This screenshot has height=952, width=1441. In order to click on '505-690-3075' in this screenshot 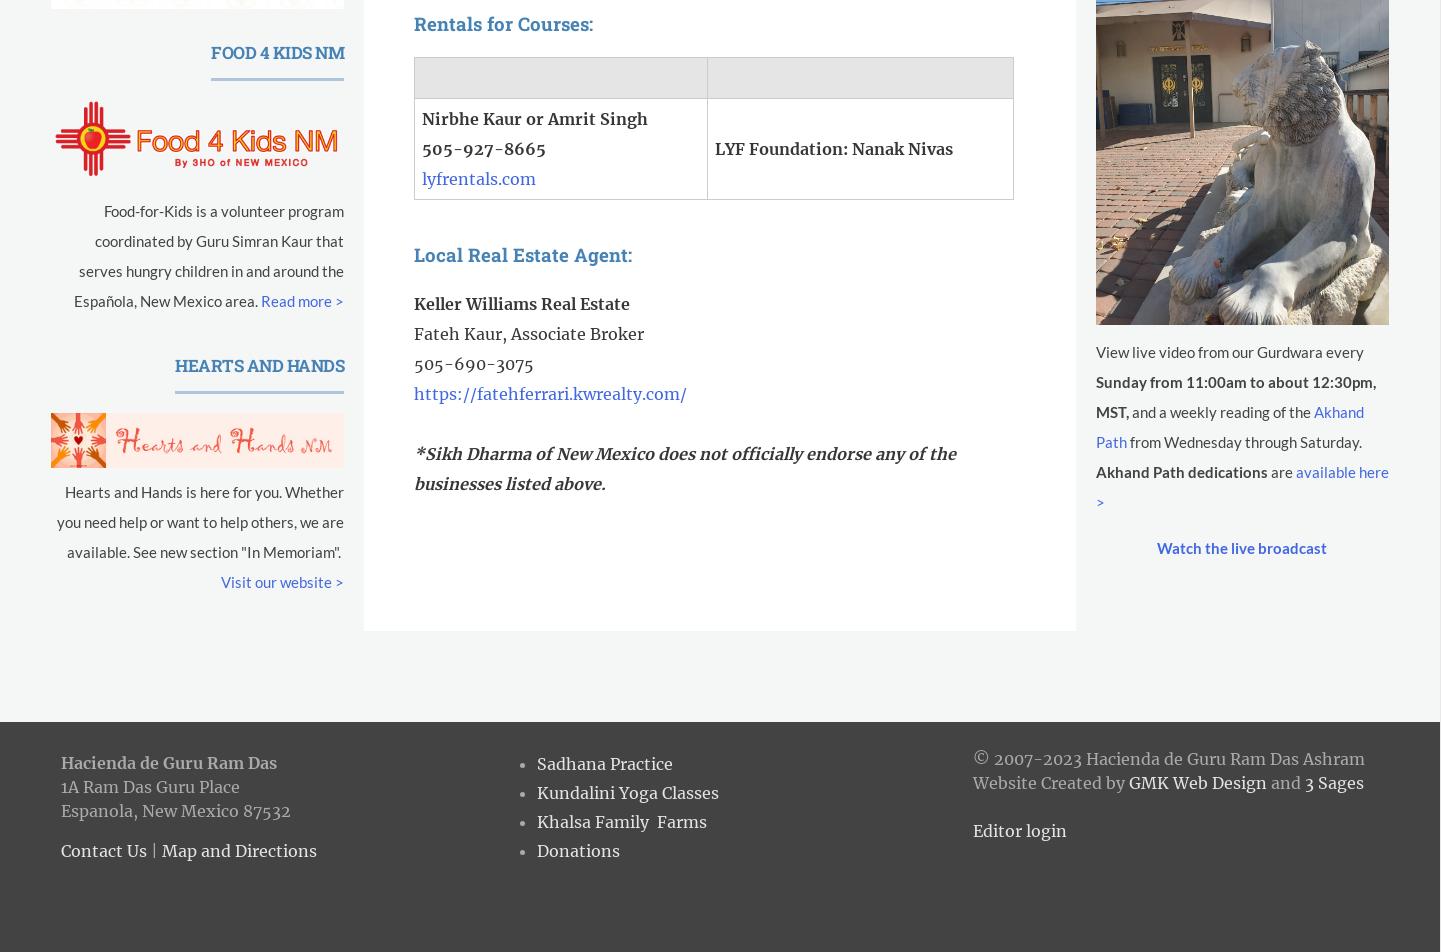, I will do `click(472, 364)`.